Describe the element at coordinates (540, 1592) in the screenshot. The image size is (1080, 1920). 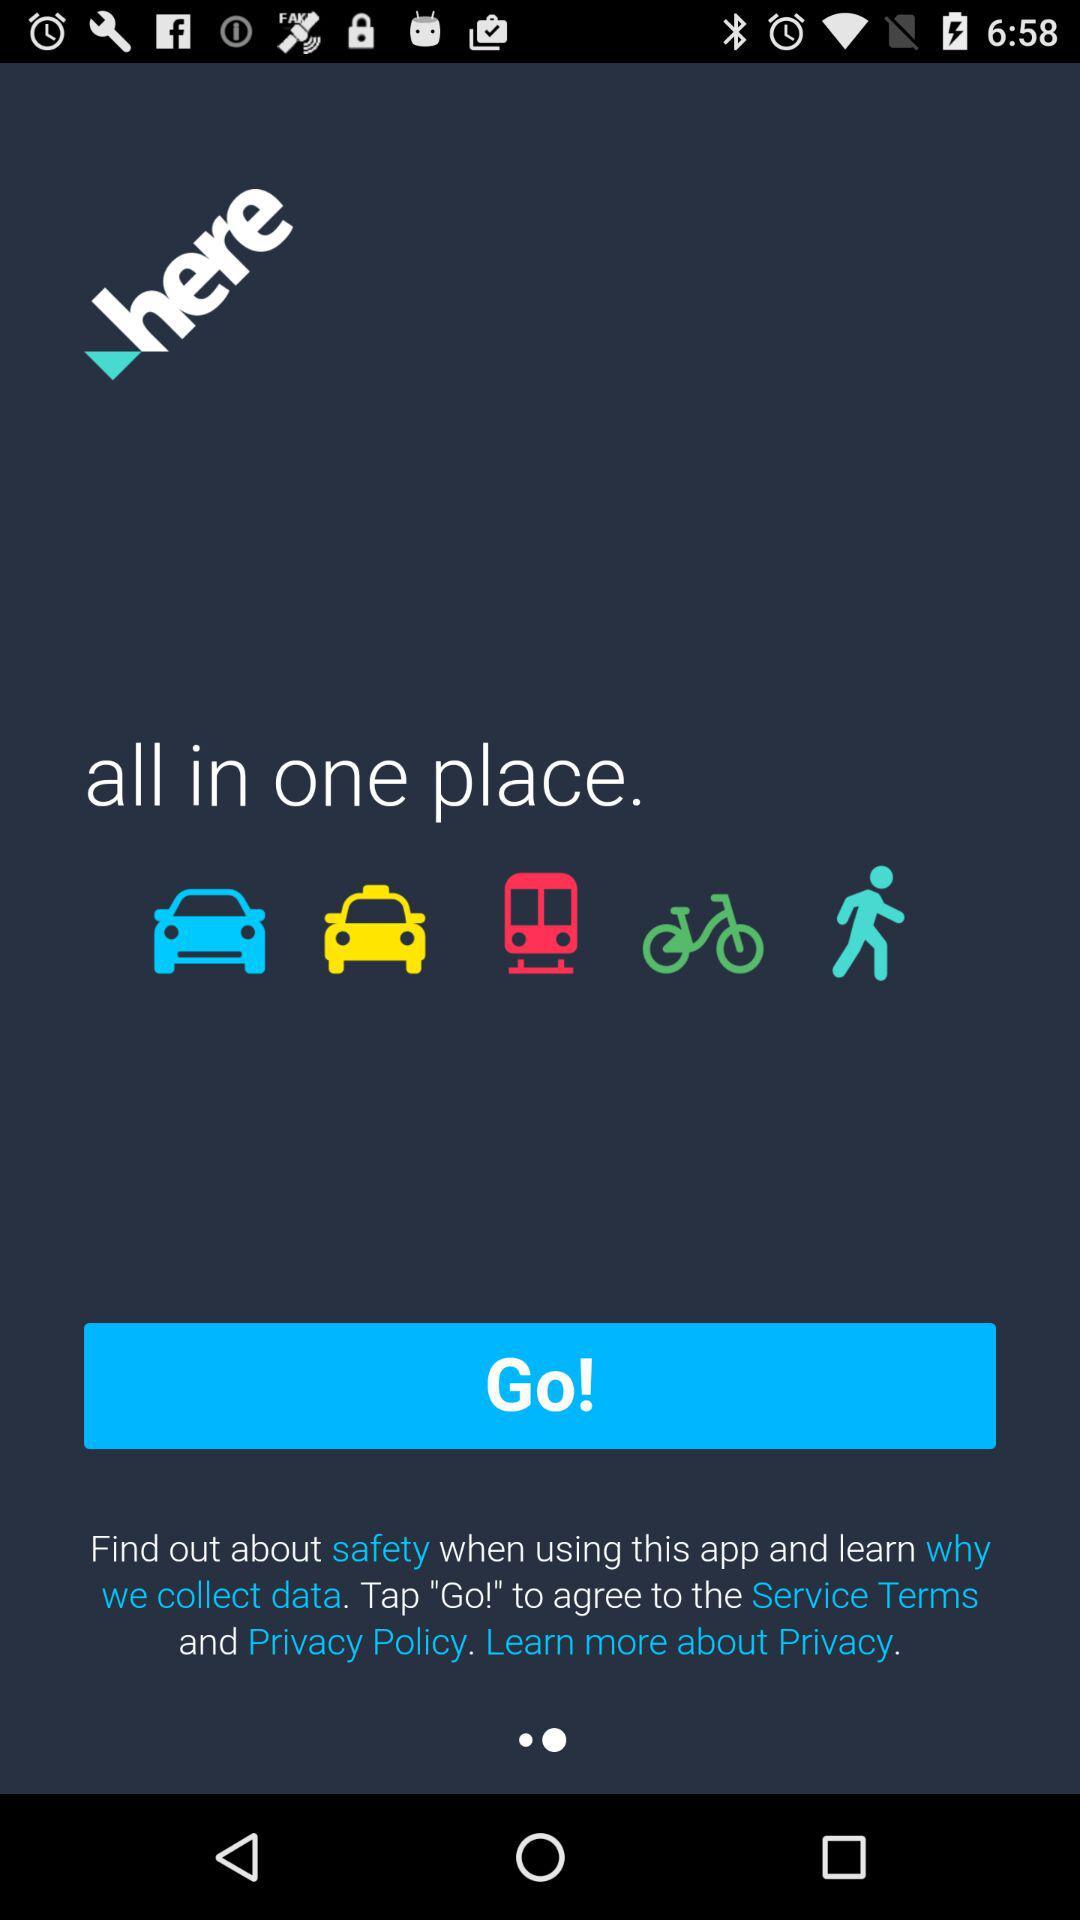
I see `the icon below go! icon` at that location.